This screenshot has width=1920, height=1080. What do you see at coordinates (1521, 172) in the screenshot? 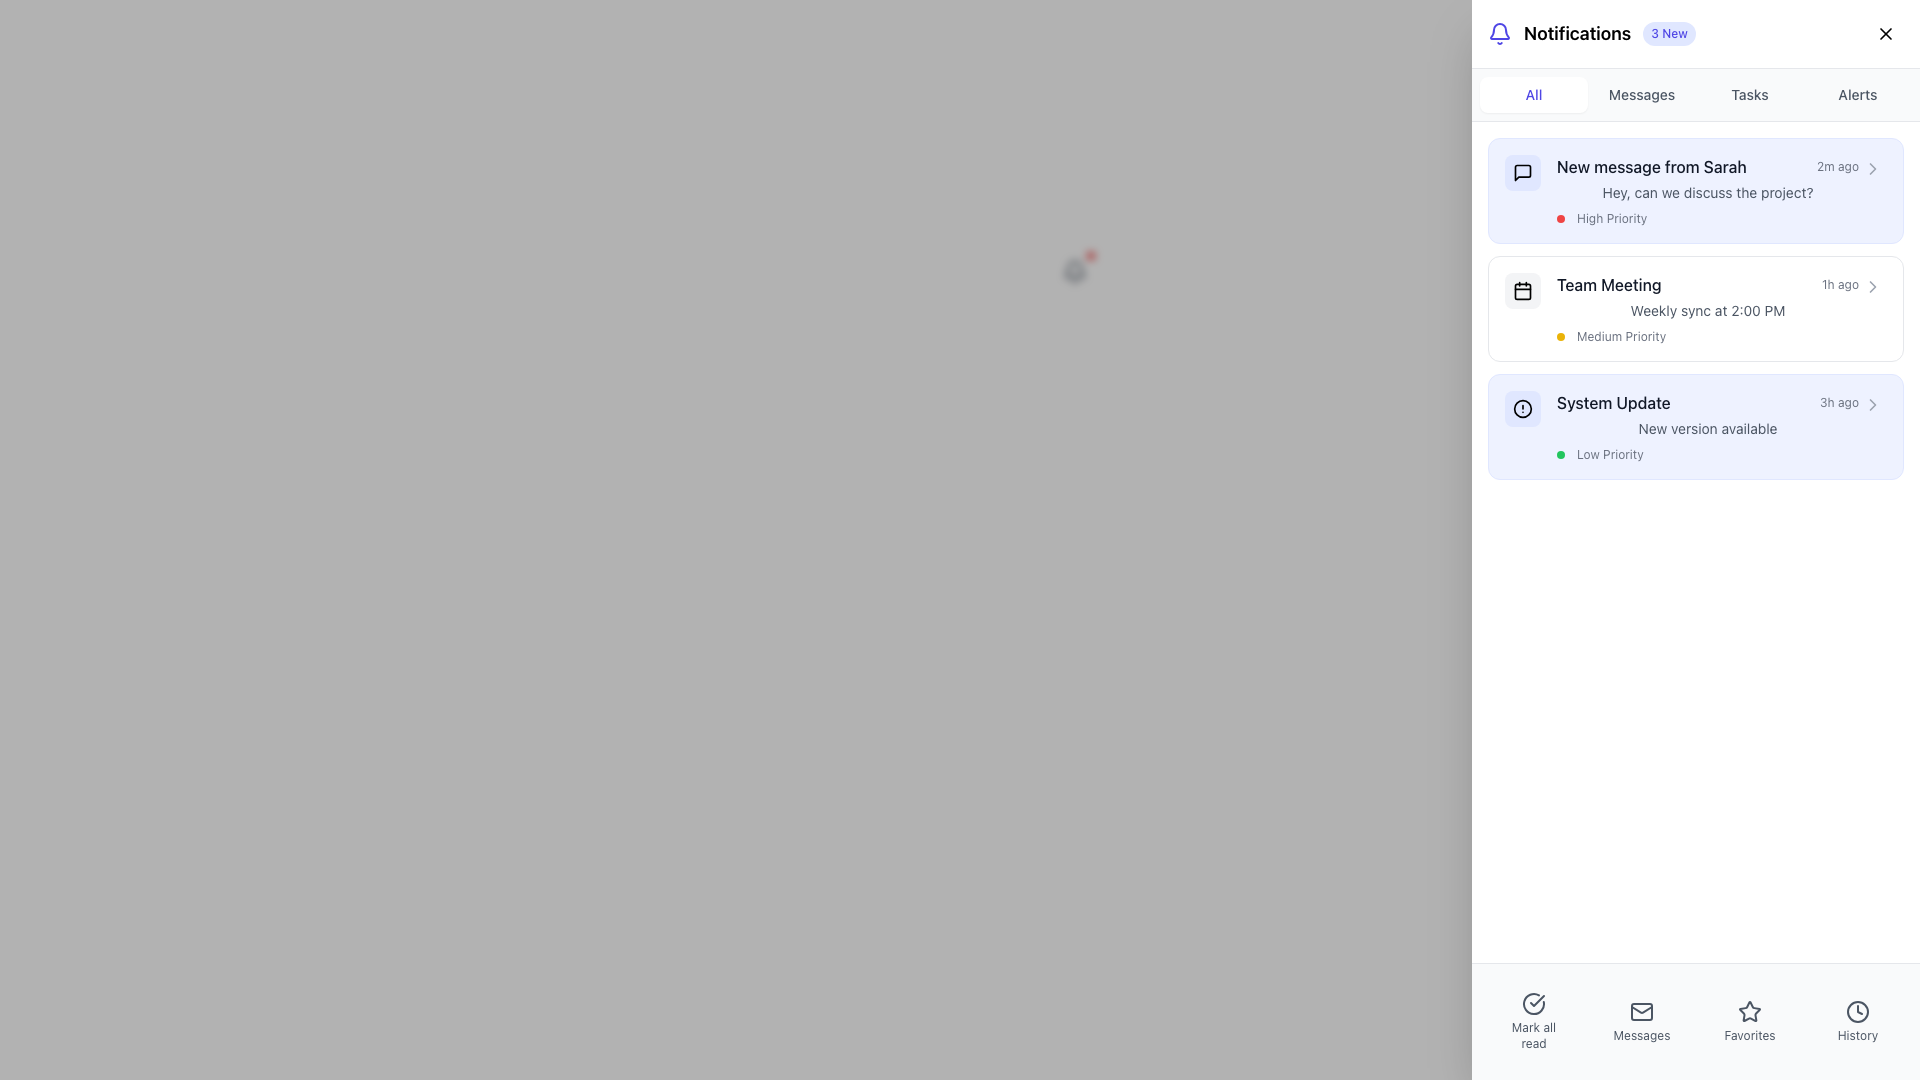
I see `the icon with a light indigo background and a speech bubble icon, located in the top-left corner of the notification titled 'New message from Sarah'` at bounding box center [1521, 172].